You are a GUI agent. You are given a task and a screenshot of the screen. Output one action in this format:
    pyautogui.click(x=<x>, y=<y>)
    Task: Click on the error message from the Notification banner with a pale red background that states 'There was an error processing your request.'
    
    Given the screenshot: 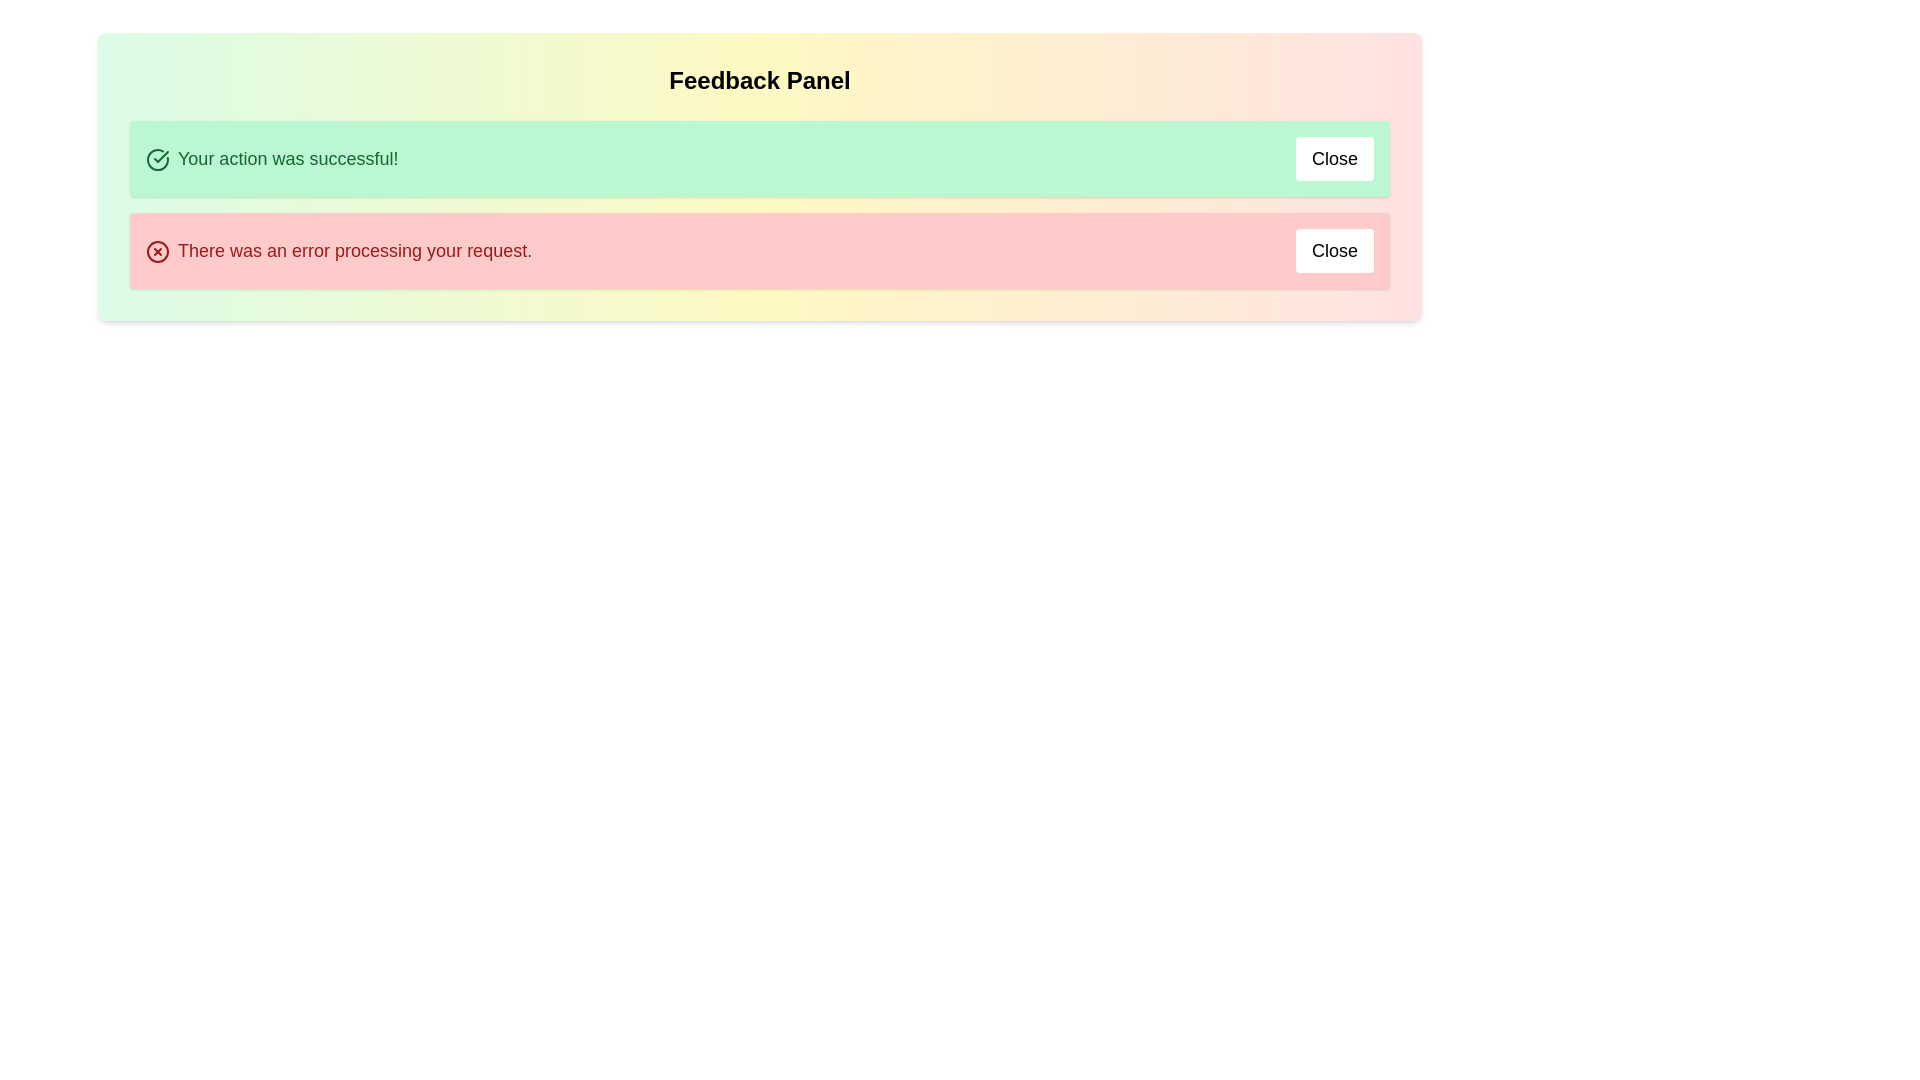 What is the action you would take?
    pyautogui.click(x=758, y=249)
    